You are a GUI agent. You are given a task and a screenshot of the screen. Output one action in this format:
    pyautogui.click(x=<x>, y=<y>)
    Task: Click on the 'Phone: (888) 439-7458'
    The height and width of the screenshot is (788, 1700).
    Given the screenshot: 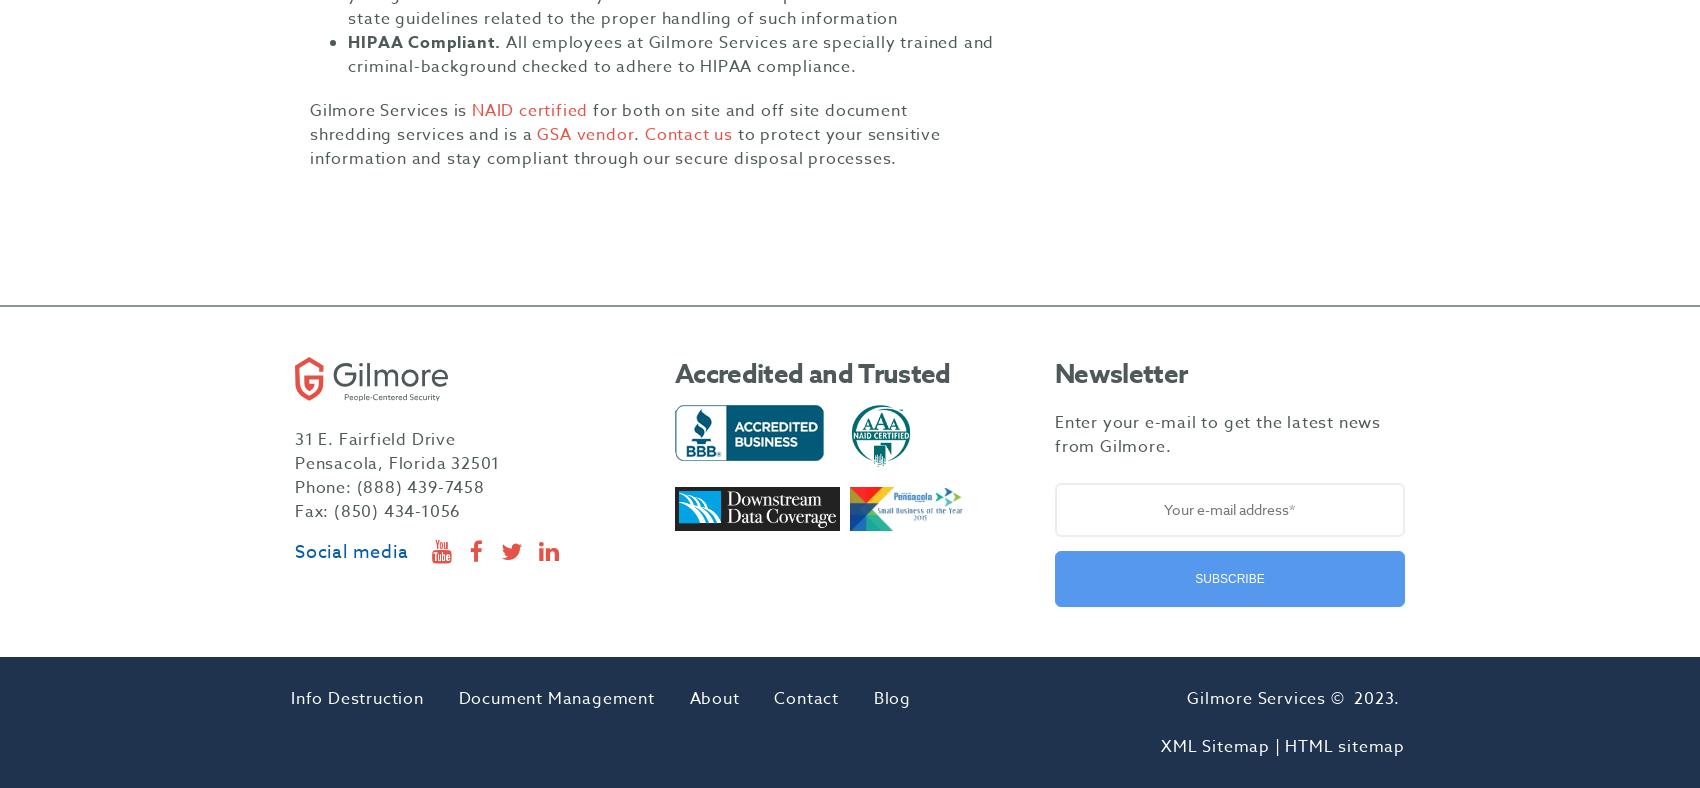 What is the action you would take?
    pyautogui.click(x=388, y=487)
    